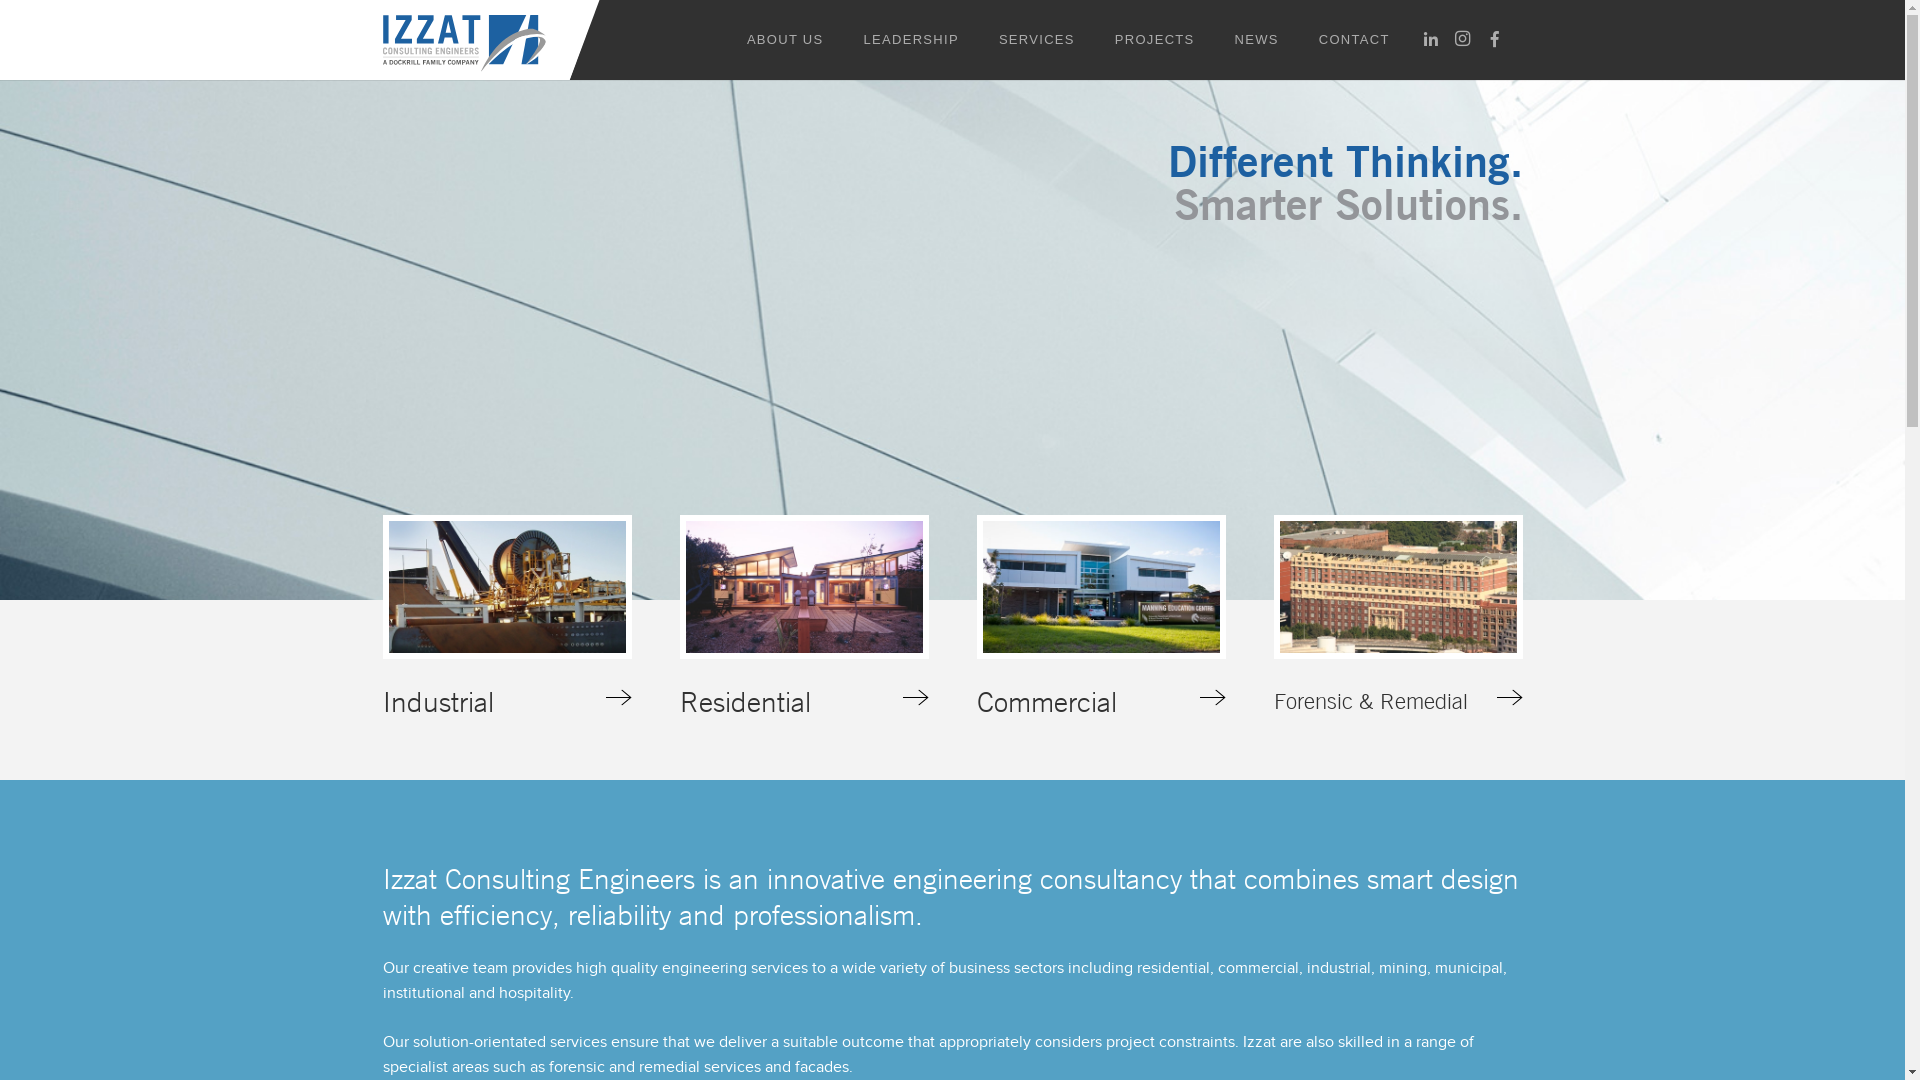 The image size is (1920, 1080). What do you see at coordinates (1354, 39) in the screenshot?
I see `'CONTACT'` at bounding box center [1354, 39].